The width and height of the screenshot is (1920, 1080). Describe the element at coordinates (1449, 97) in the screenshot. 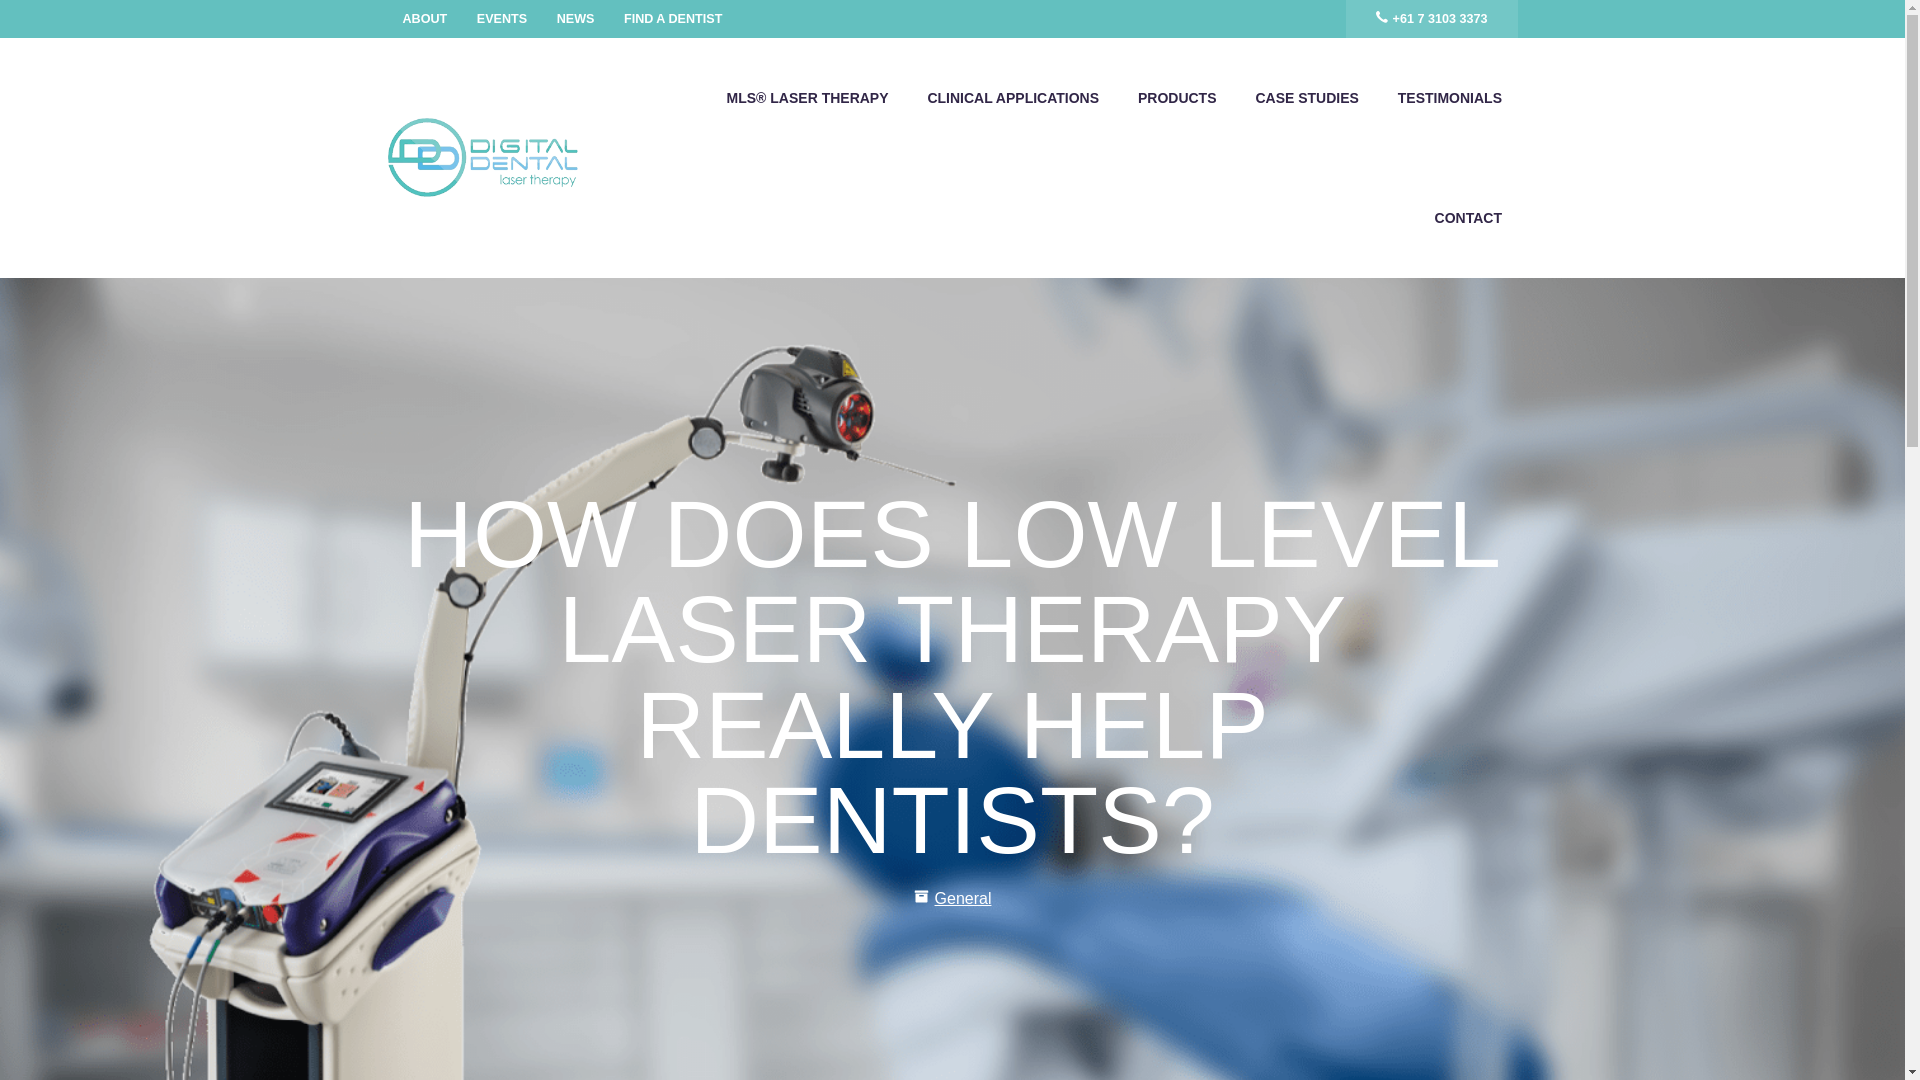

I see `'TESTIMONIALS'` at that location.